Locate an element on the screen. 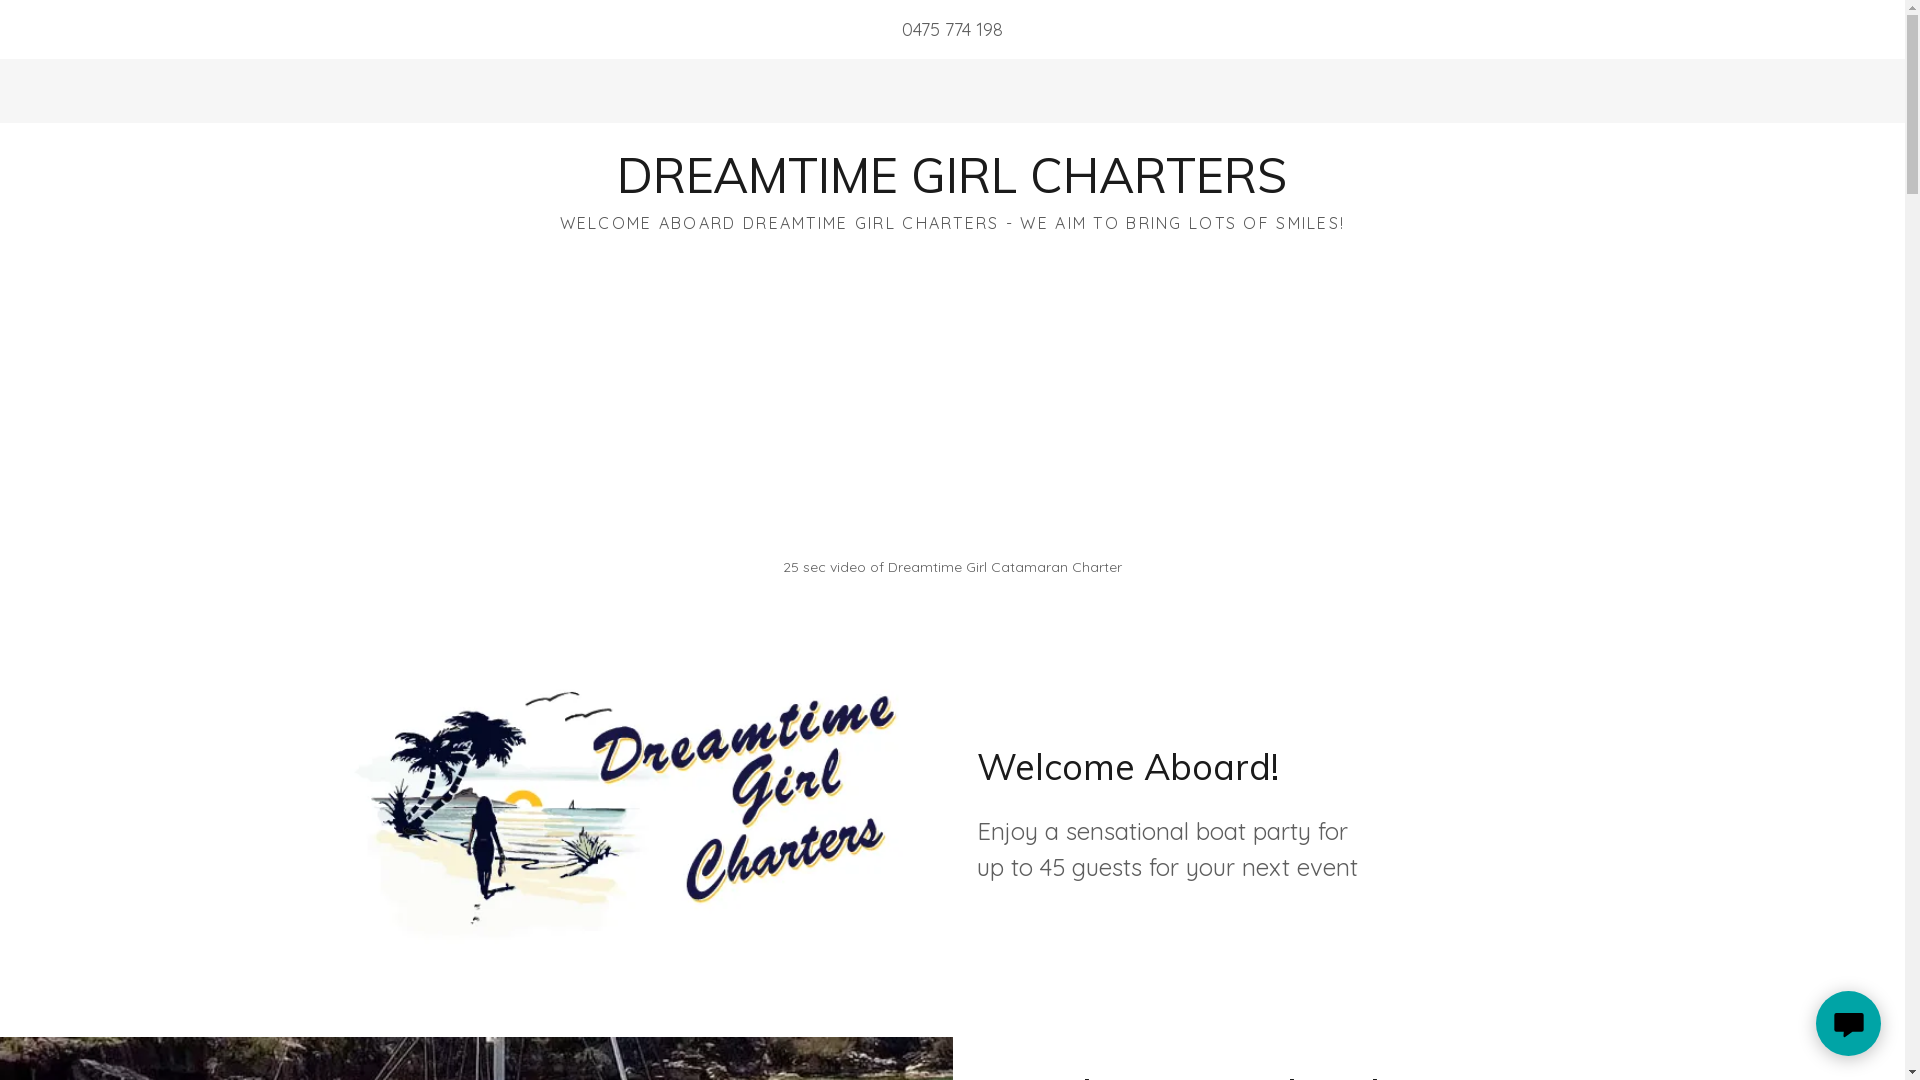  '0475 774 198' is located at coordinates (951, 29).